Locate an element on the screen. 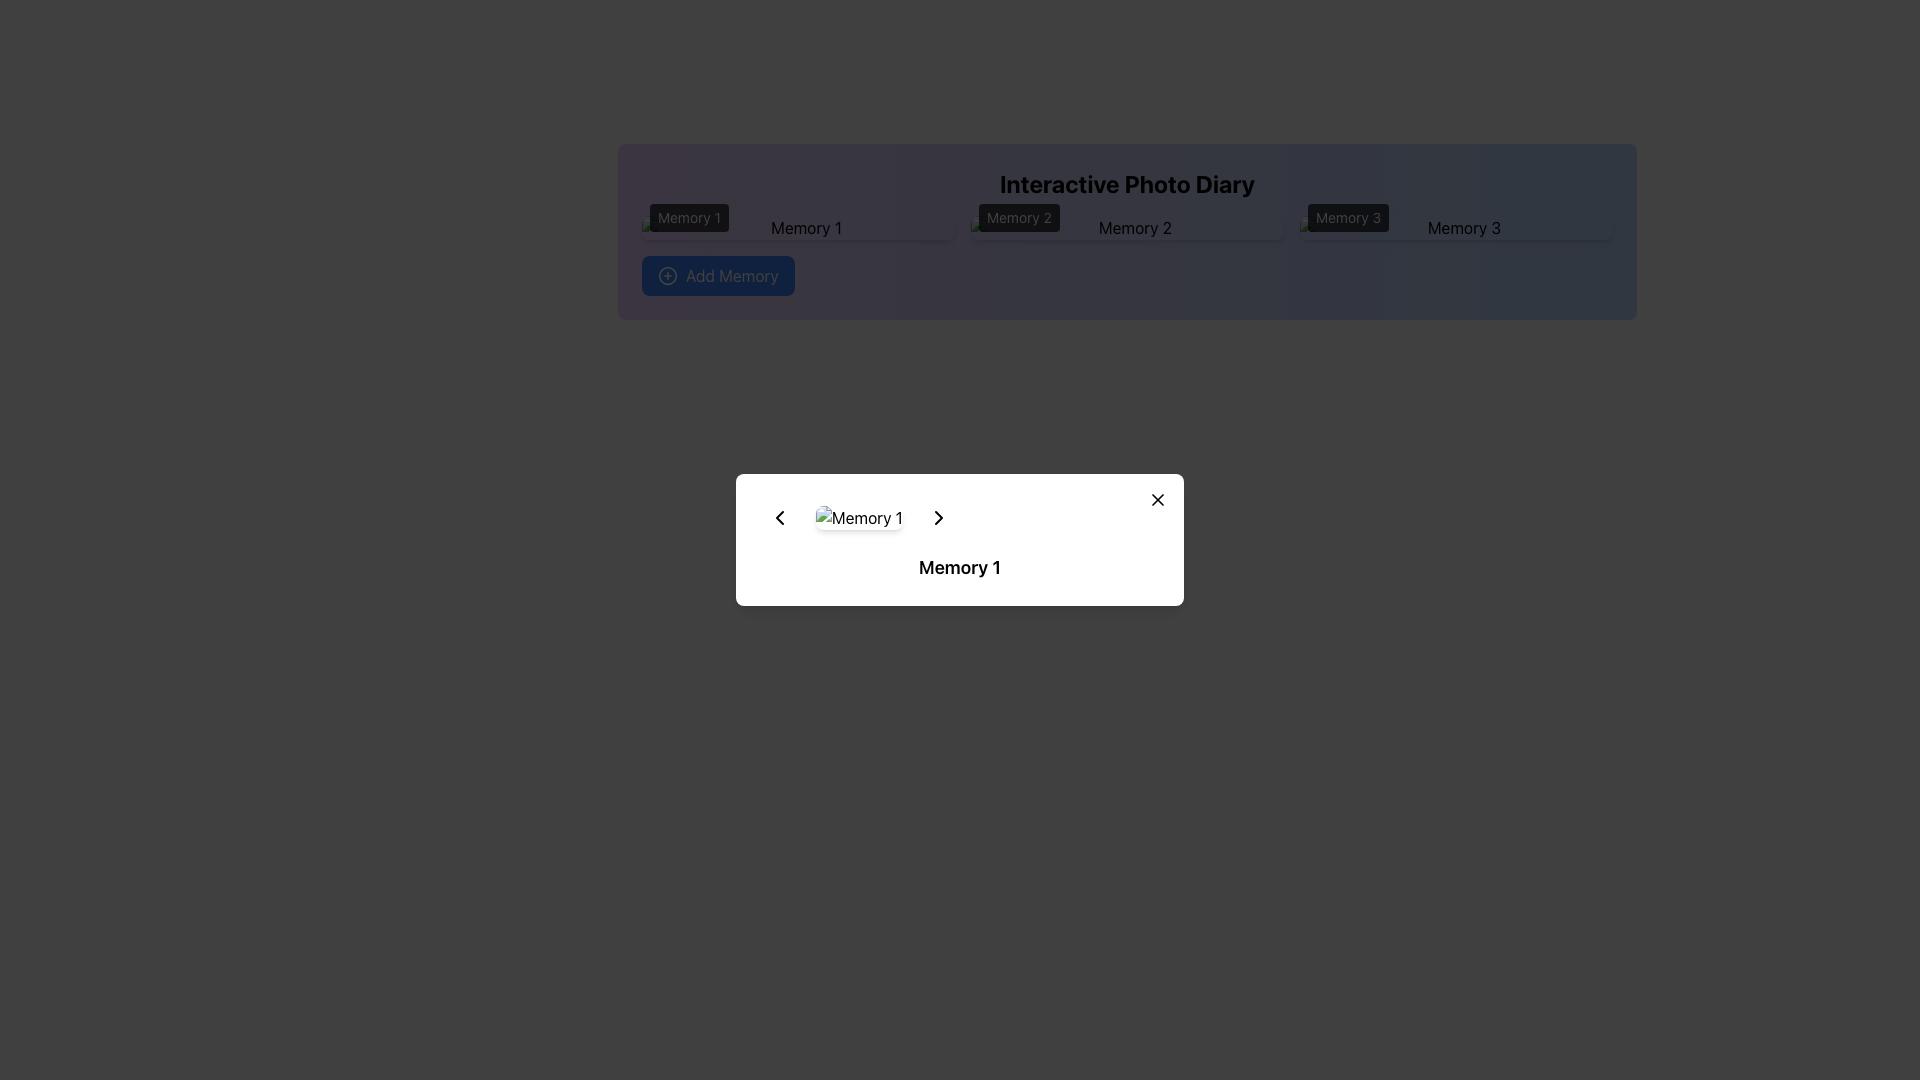 The image size is (1920, 1080). the first item in the grid layout that serves as a button for accessing 'Memory 1' is located at coordinates (797, 226).